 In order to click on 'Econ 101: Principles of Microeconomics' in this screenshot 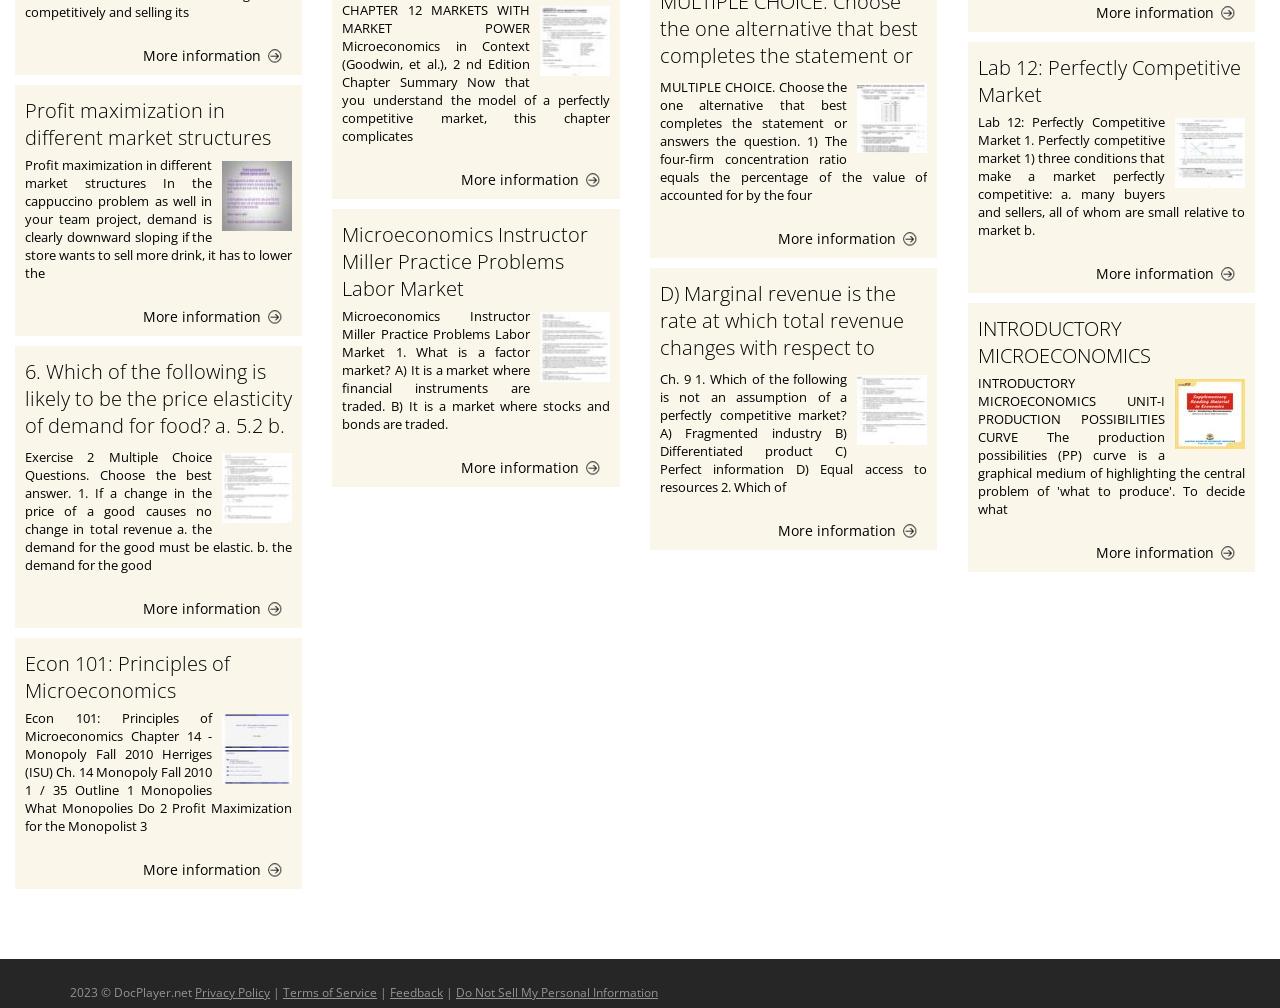, I will do `click(24, 676)`.